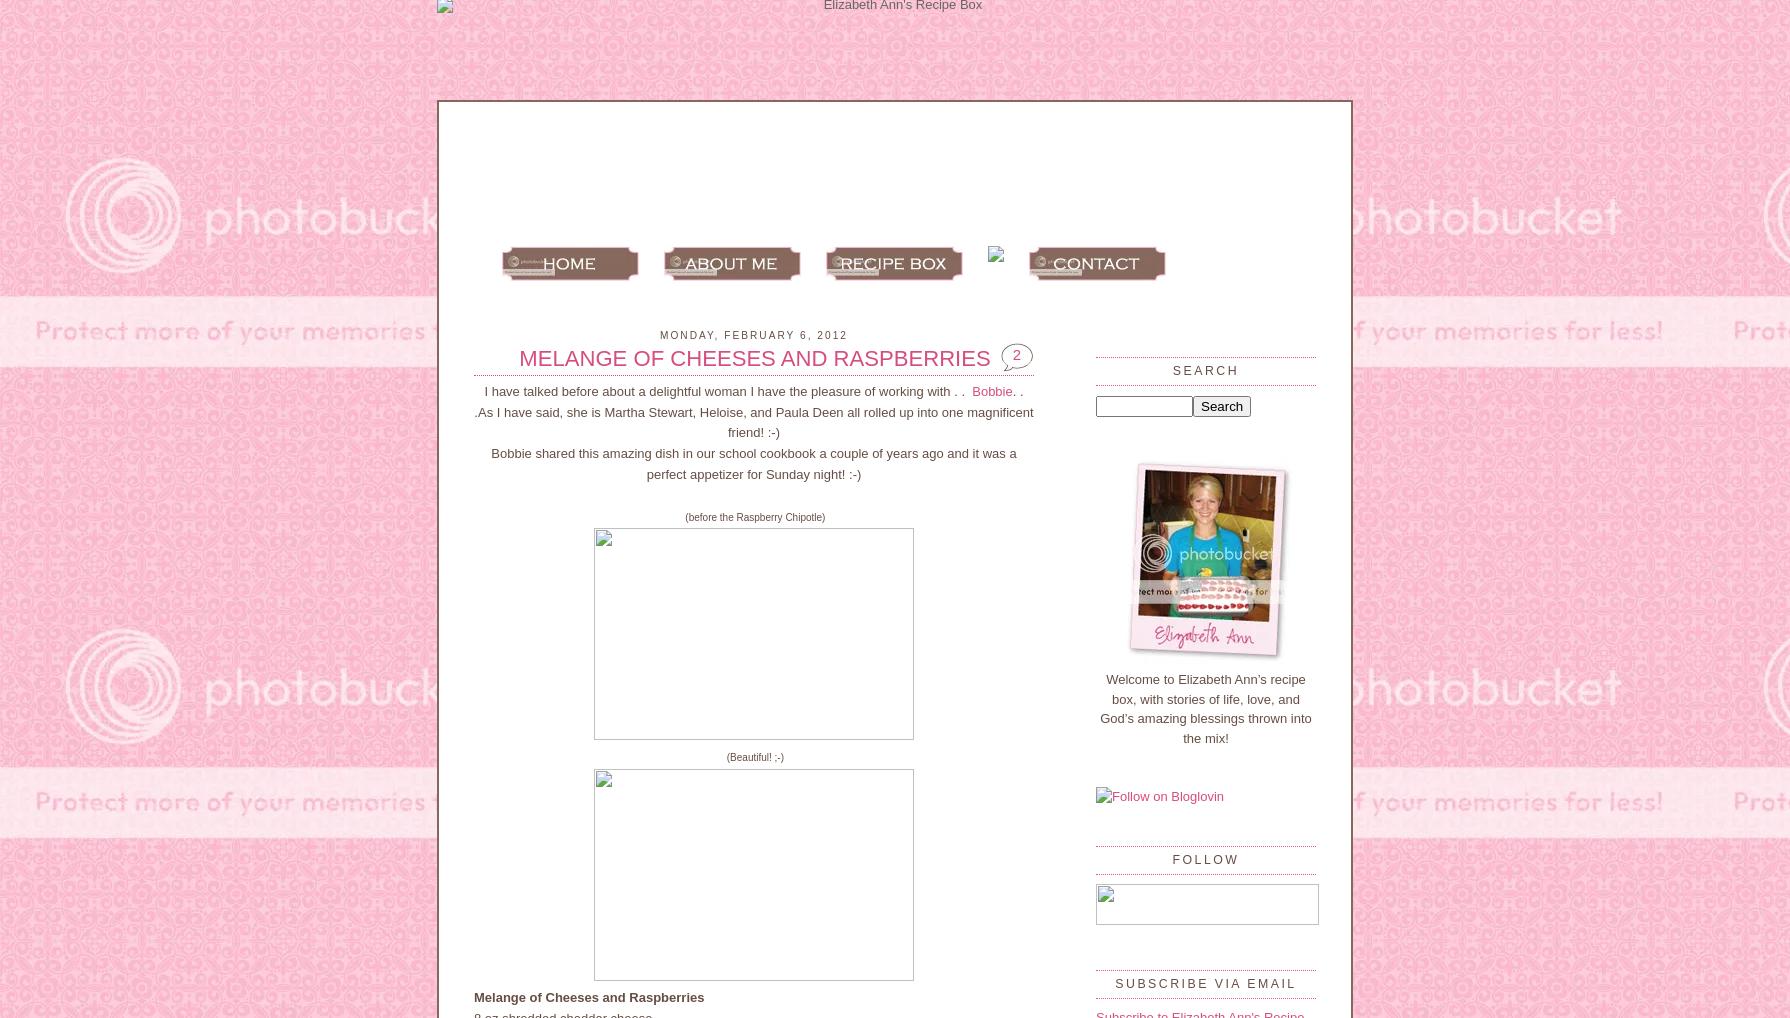 The width and height of the screenshot is (1790, 1018). Describe the element at coordinates (1205, 982) in the screenshot. I see `'Subscribe via email'` at that location.